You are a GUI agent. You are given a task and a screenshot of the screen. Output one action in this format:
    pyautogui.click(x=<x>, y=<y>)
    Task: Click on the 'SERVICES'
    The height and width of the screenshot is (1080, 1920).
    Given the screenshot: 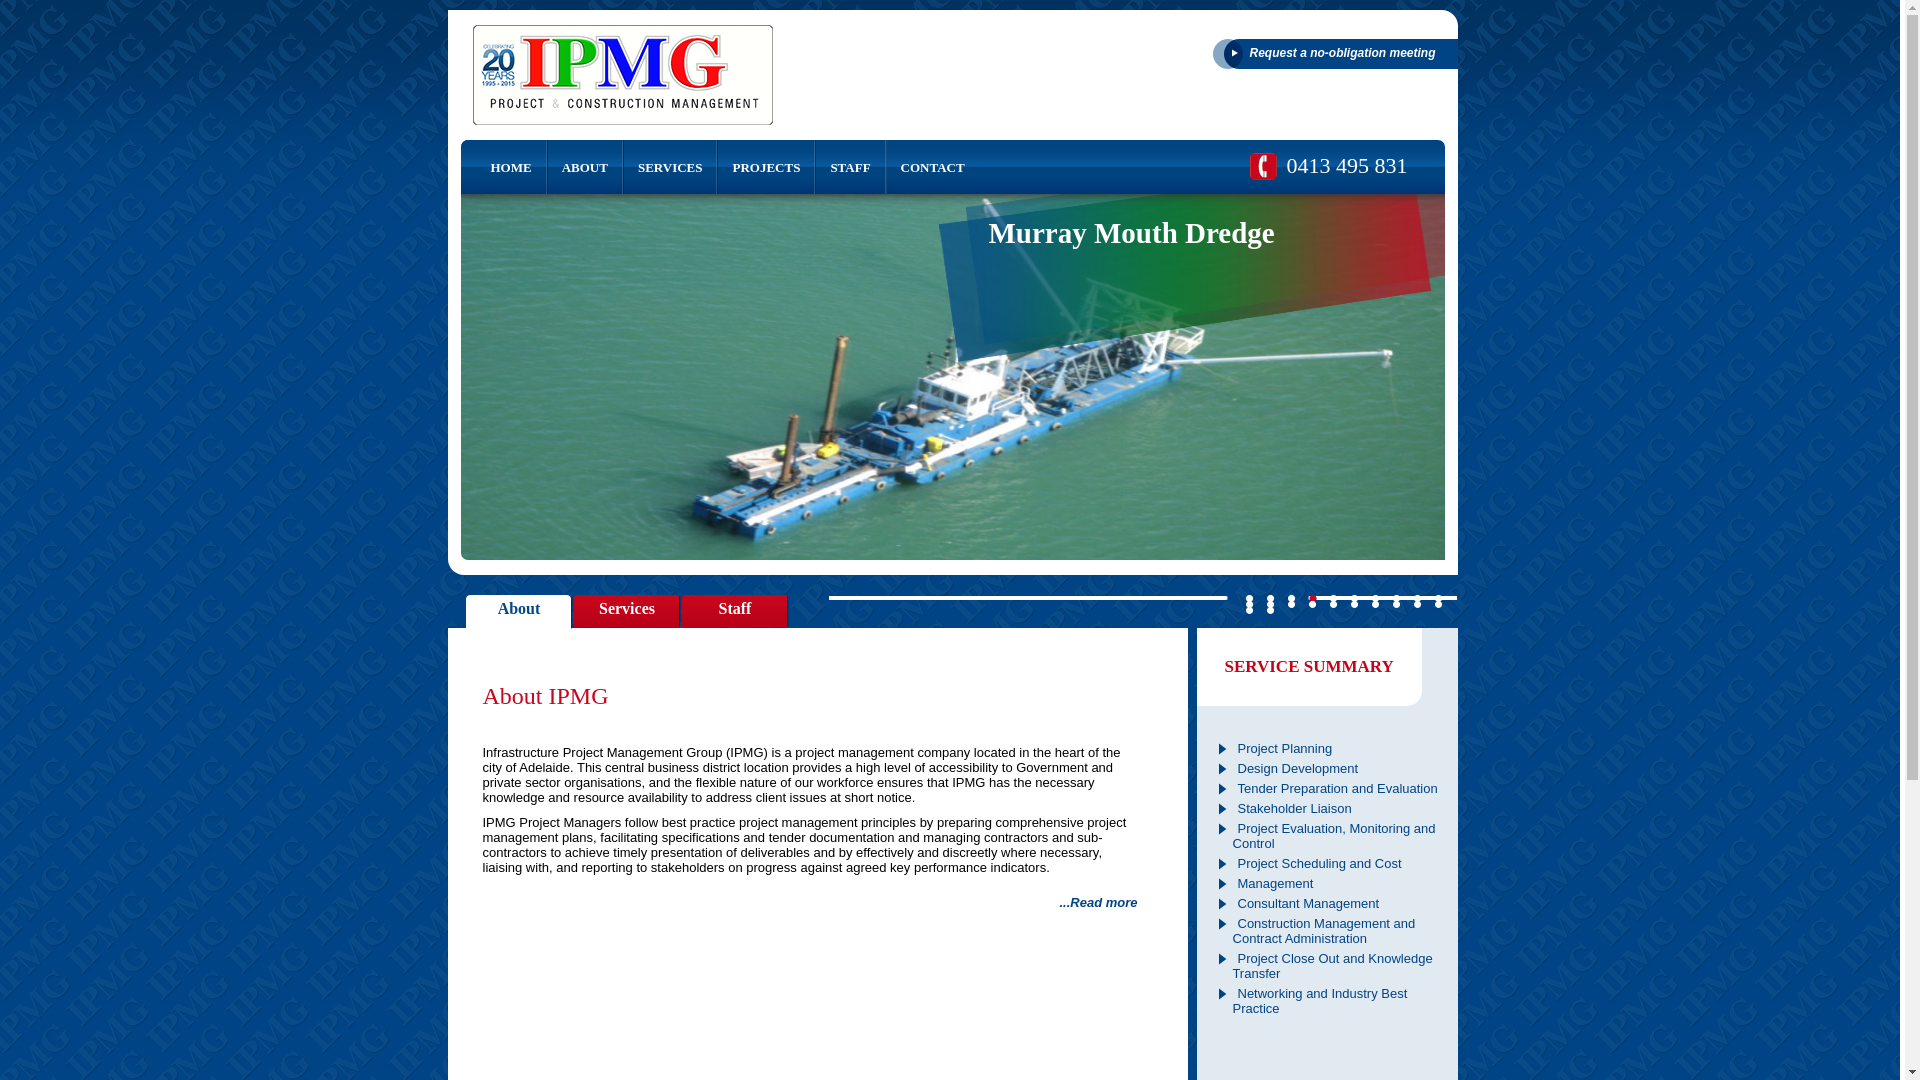 What is the action you would take?
    pyautogui.click(x=623, y=165)
    